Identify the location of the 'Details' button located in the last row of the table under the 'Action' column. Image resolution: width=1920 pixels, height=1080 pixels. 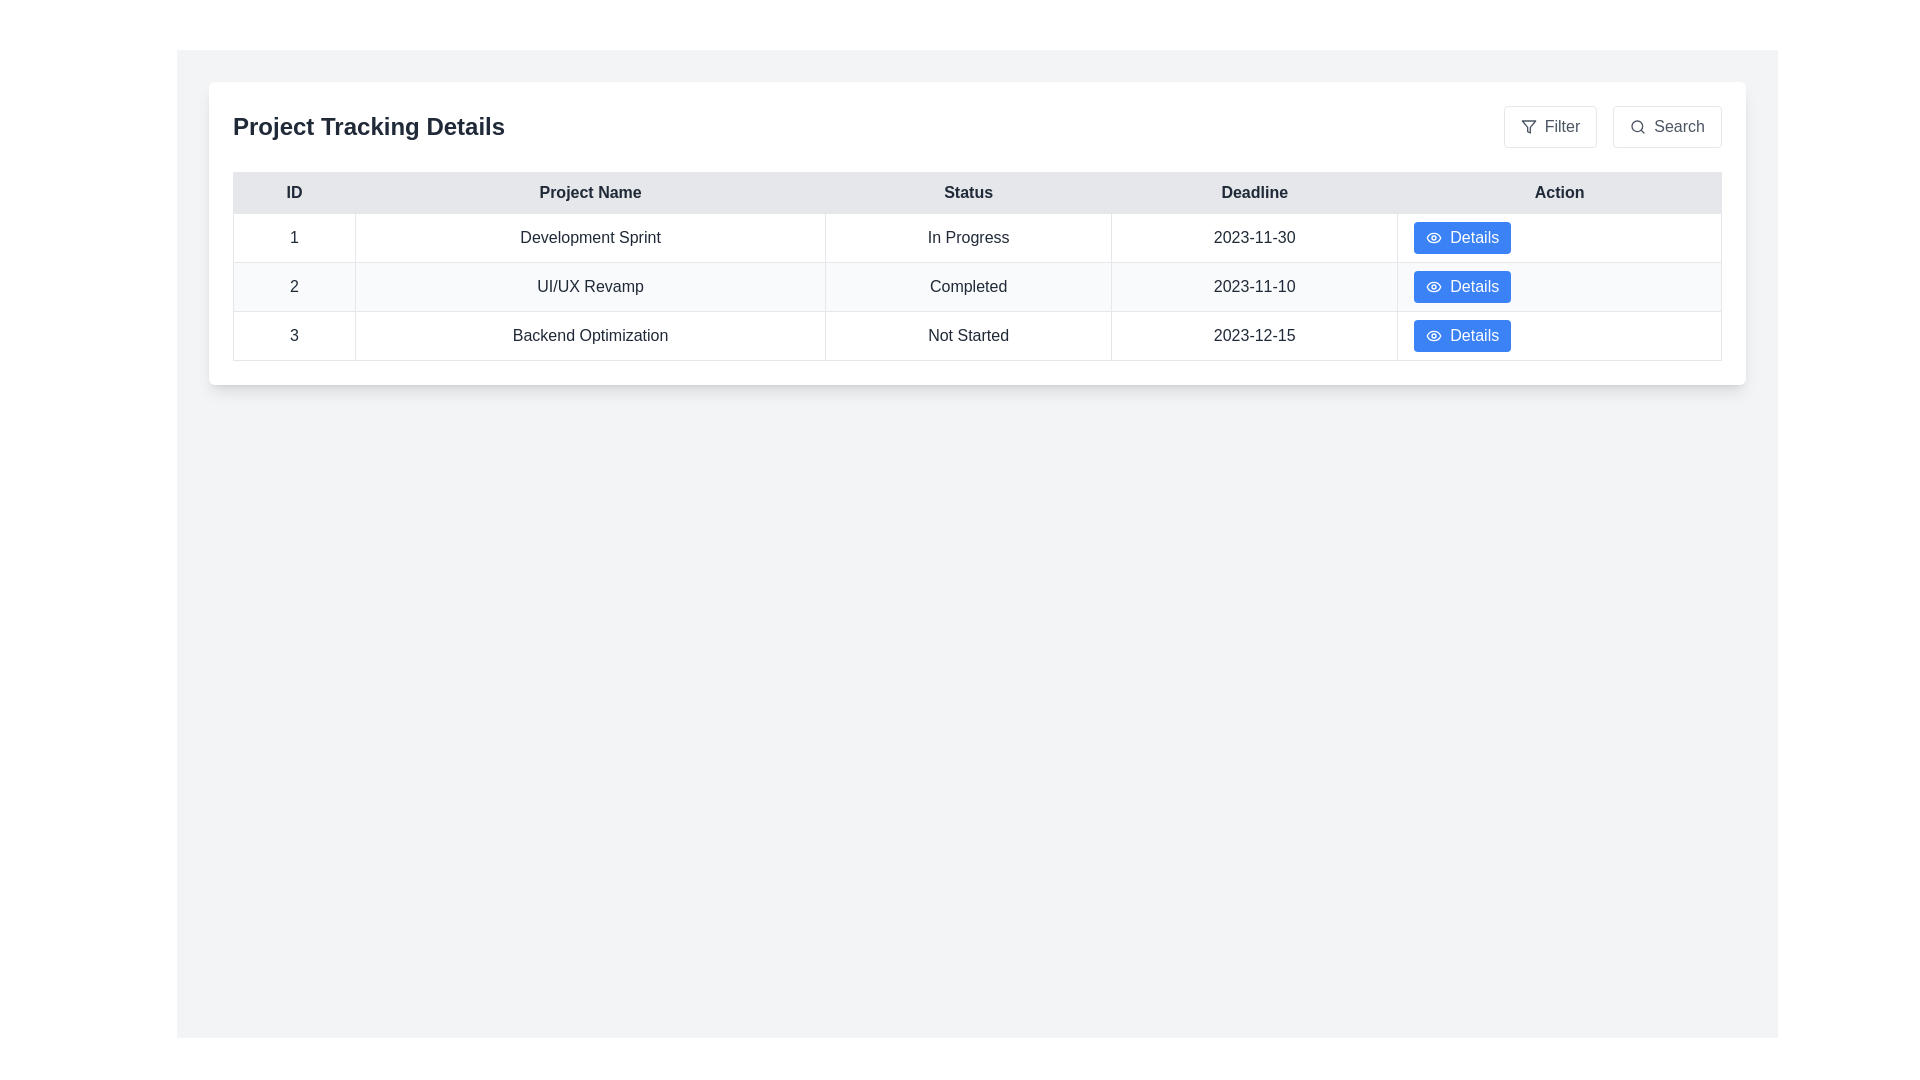
(1558, 334).